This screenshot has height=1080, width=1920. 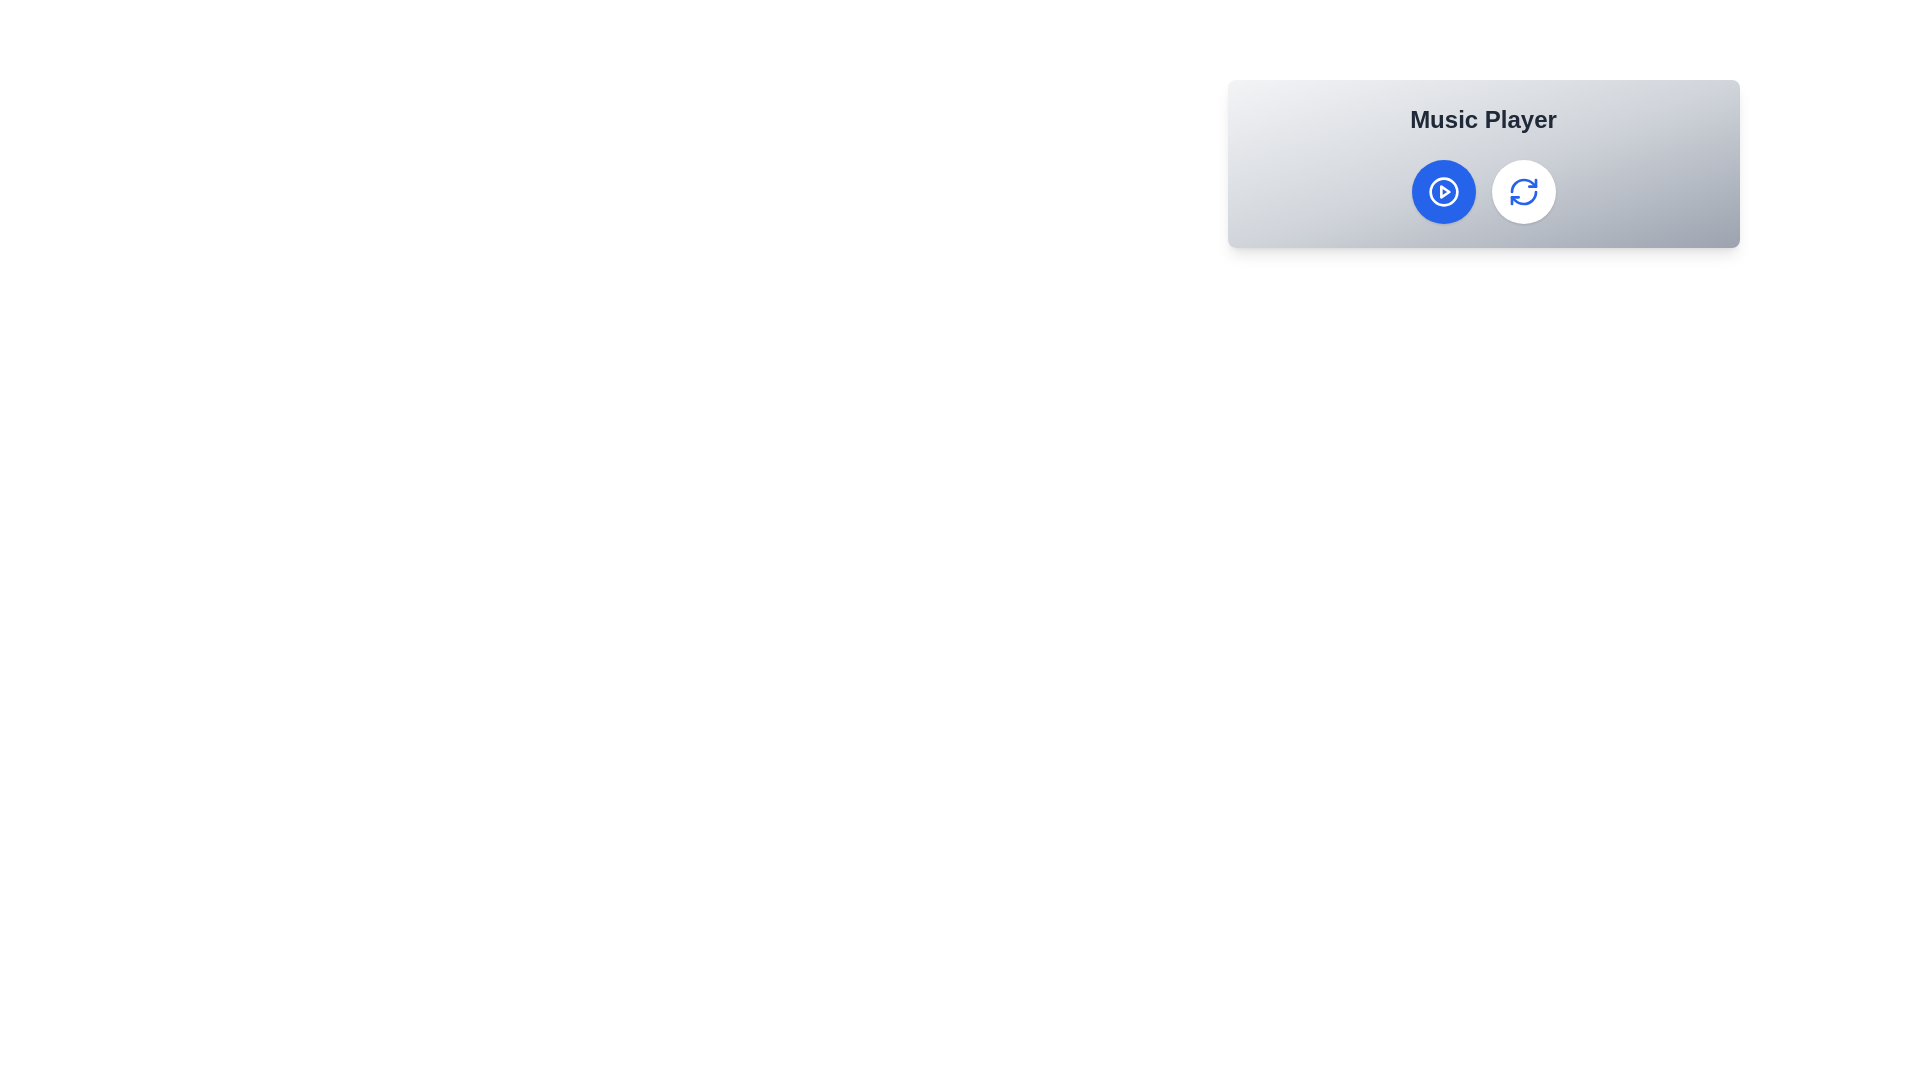 What do you see at coordinates (1444, 192) in the screenshot?
I see `the play button, which is a blue circular button located on the left side below the 'Music Player' title, to trigger tooltip or highlight effects` at bounding box center [1444, 192].